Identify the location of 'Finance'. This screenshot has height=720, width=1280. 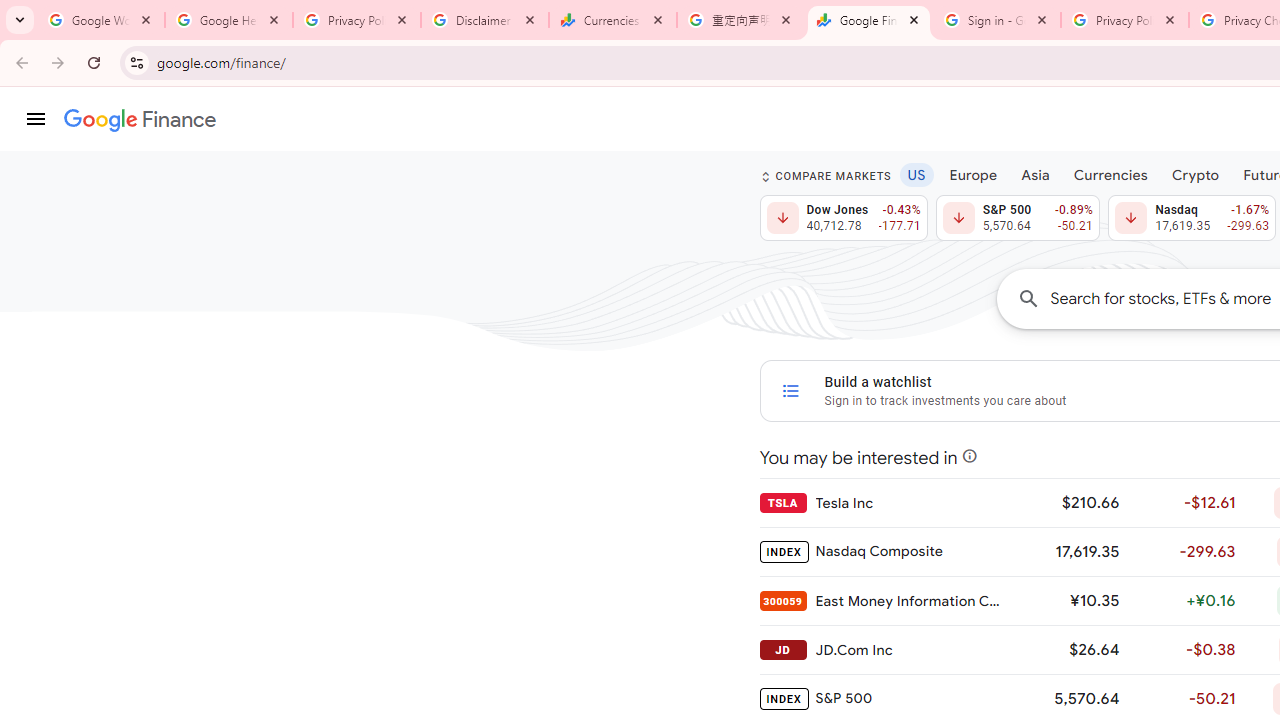
(139, 120).